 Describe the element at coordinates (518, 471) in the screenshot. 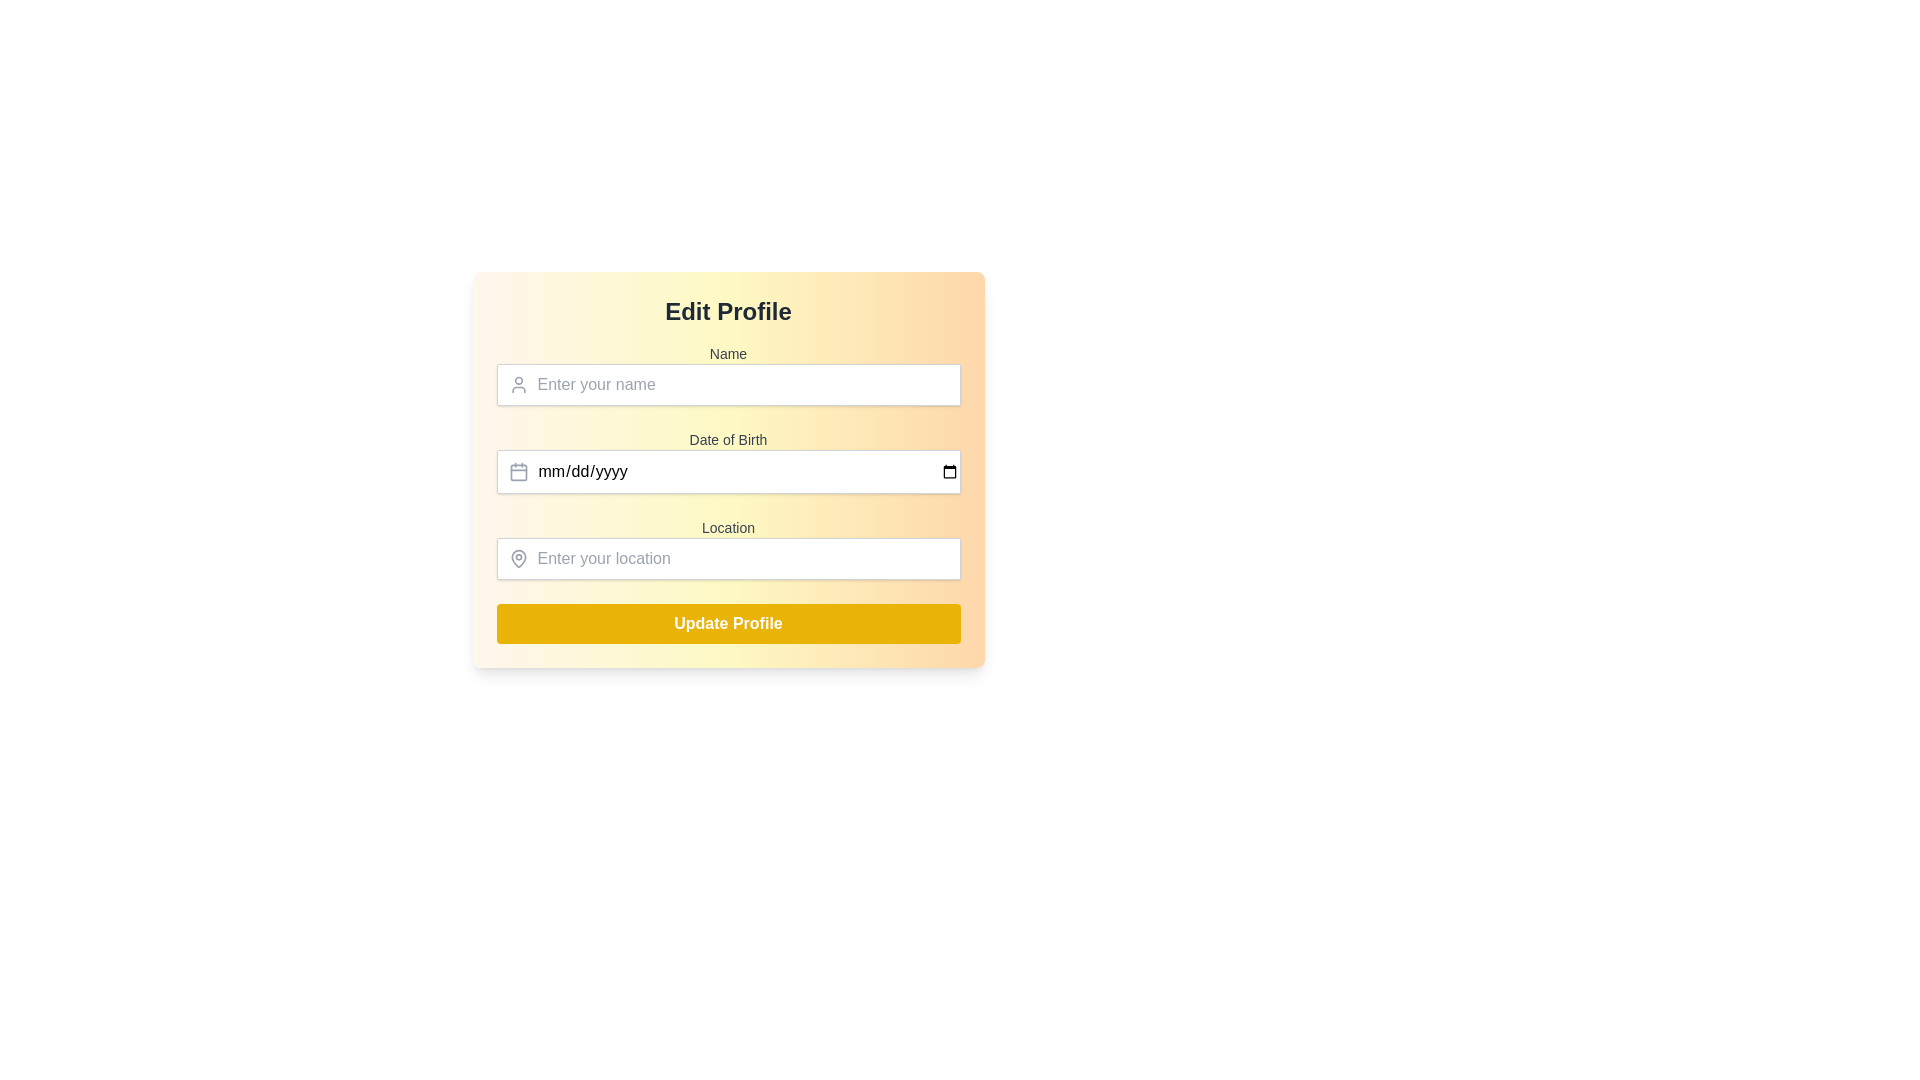

I see `the calendar icon located to the left of the 'Date of Birth' input field` at that location.